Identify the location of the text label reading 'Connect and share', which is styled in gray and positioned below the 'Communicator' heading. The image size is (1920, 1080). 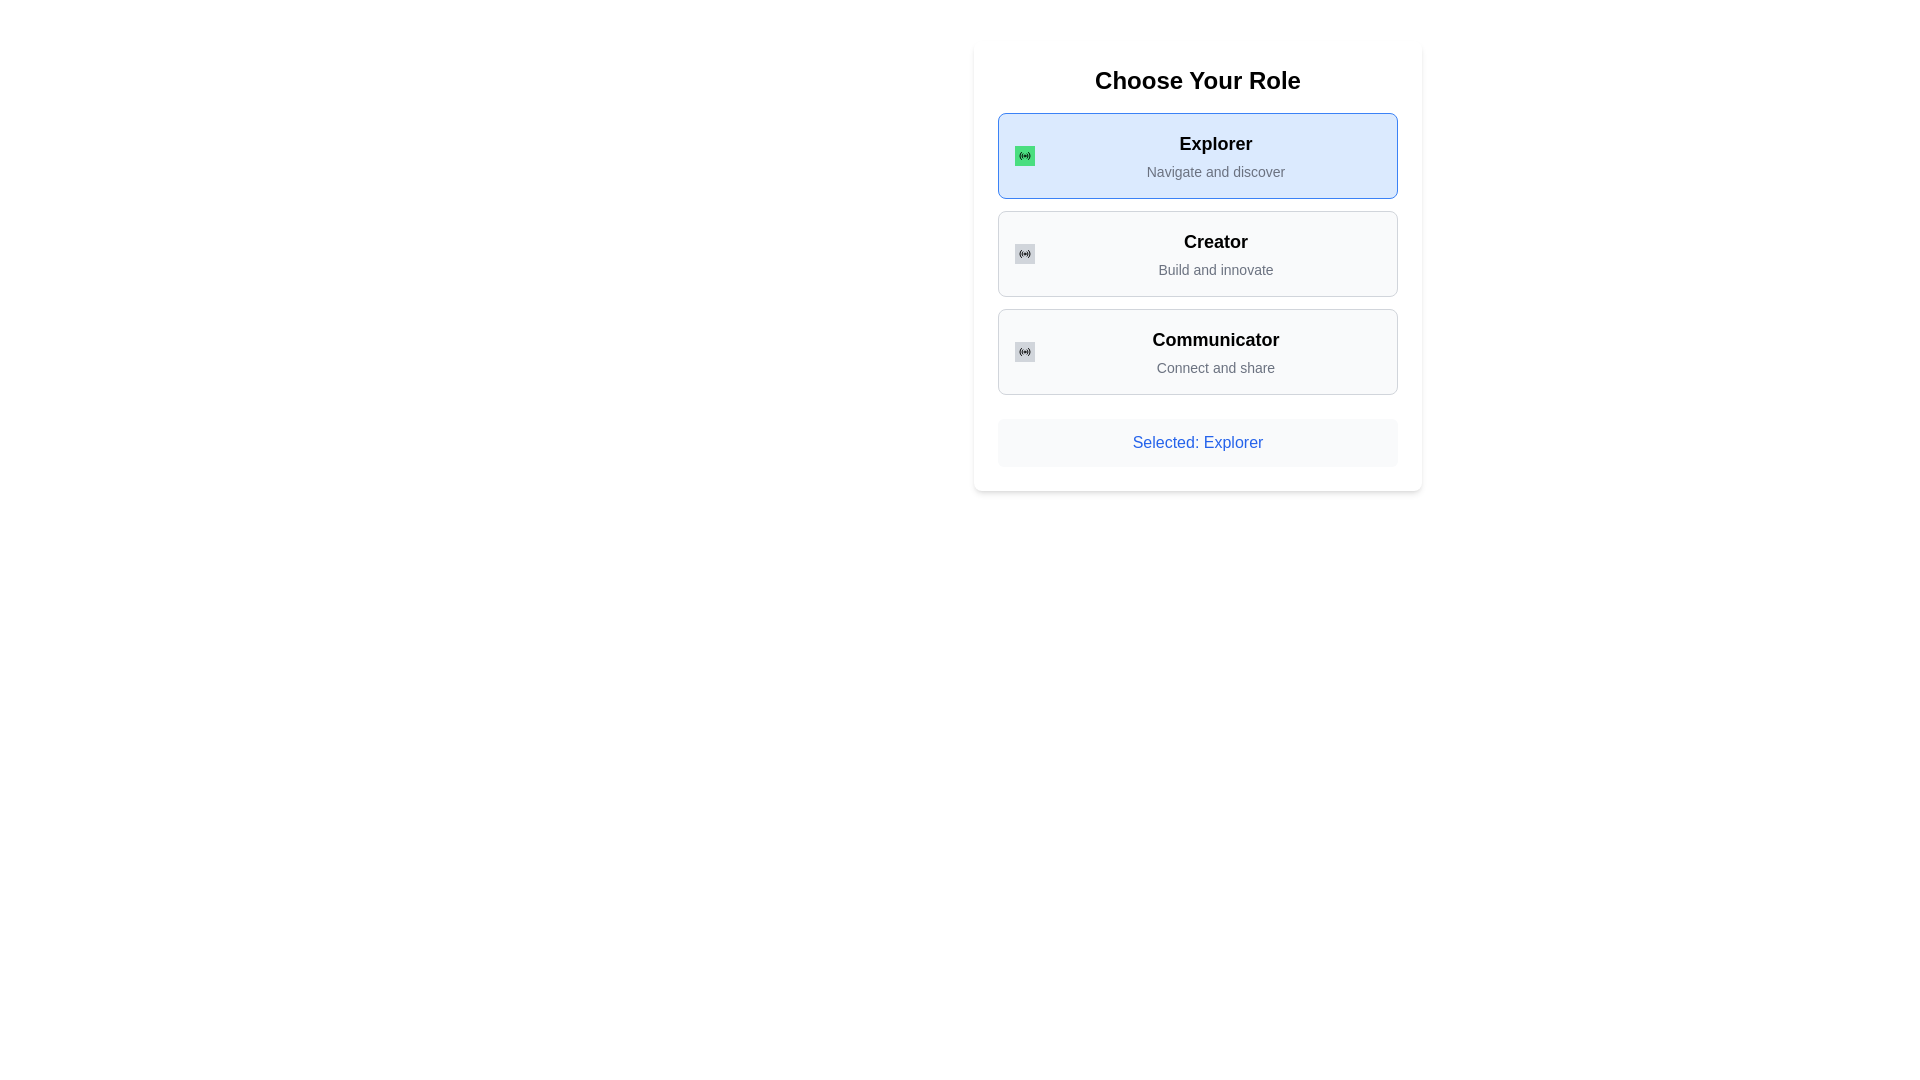
(1214, 367).